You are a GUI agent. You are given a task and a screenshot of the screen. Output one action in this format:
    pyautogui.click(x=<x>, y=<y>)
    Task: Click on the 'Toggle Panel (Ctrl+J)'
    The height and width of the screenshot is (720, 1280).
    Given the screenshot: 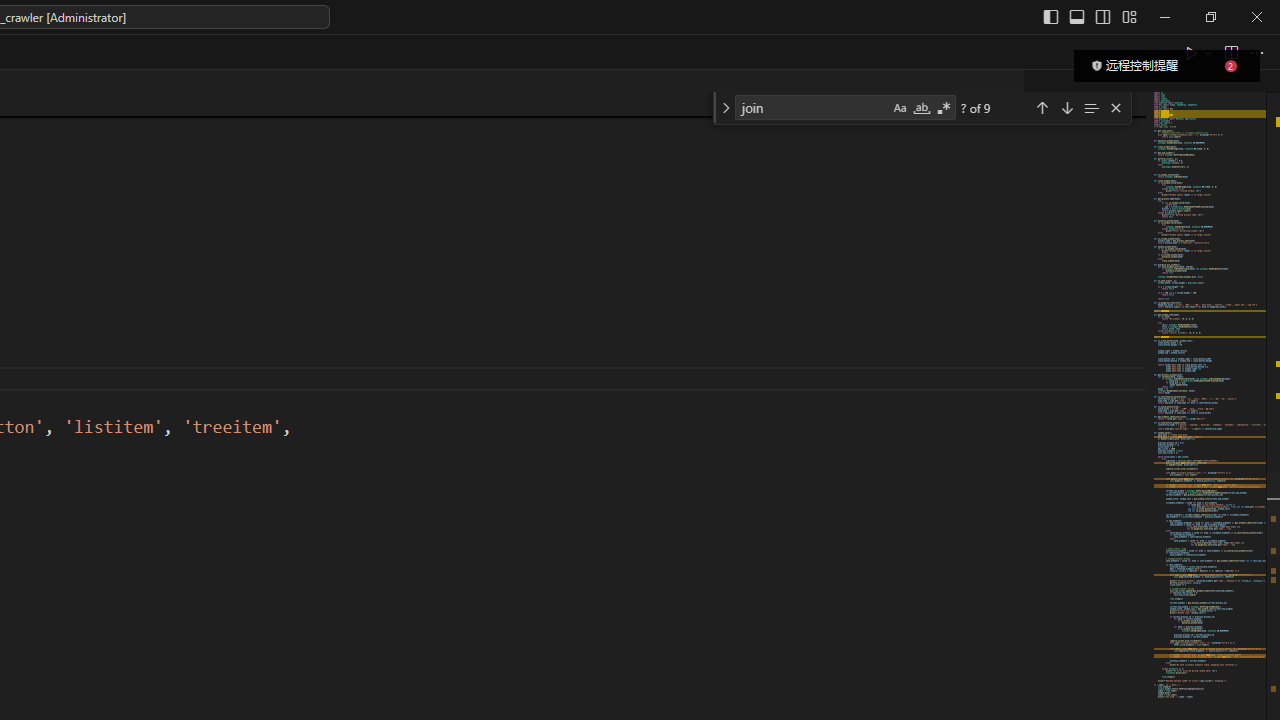 What is the action you would take?
    pyautogui.click(x=1076, y=16)
    